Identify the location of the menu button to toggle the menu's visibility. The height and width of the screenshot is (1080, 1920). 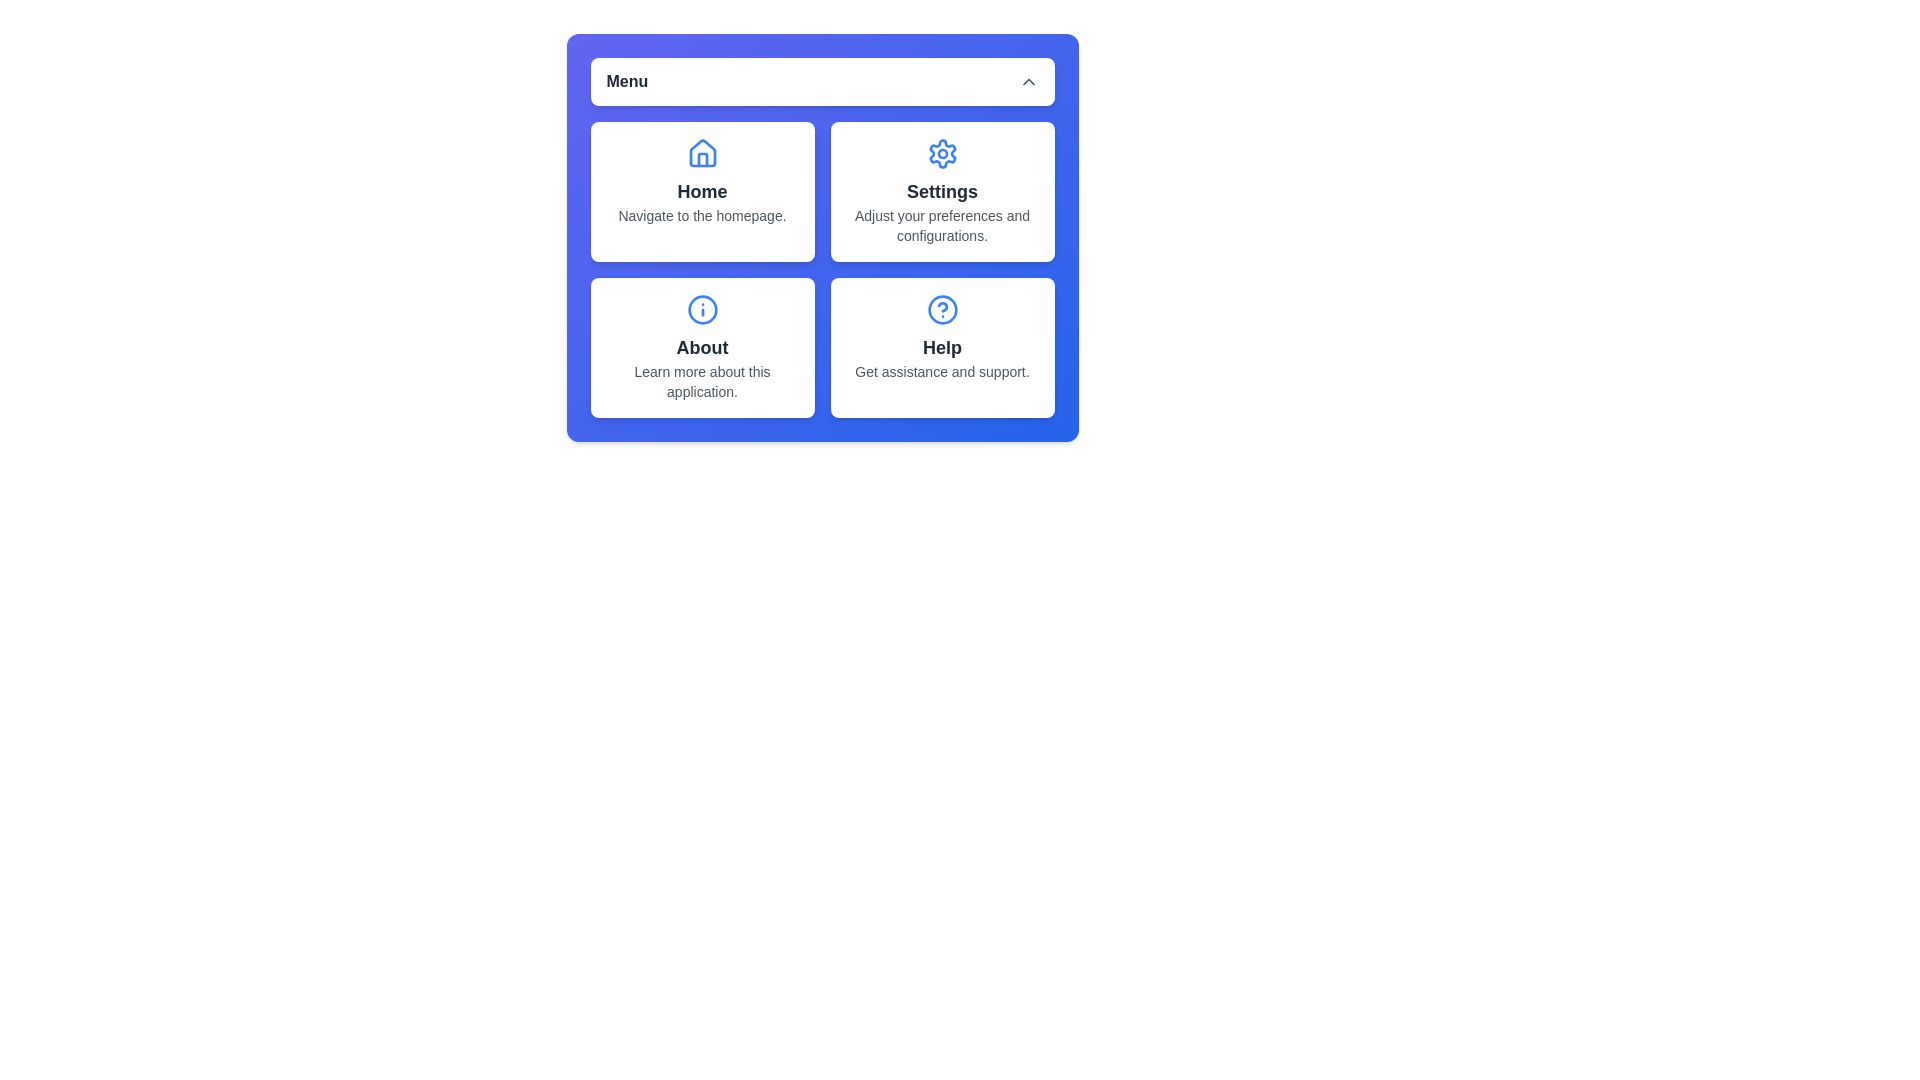
(822, 80).